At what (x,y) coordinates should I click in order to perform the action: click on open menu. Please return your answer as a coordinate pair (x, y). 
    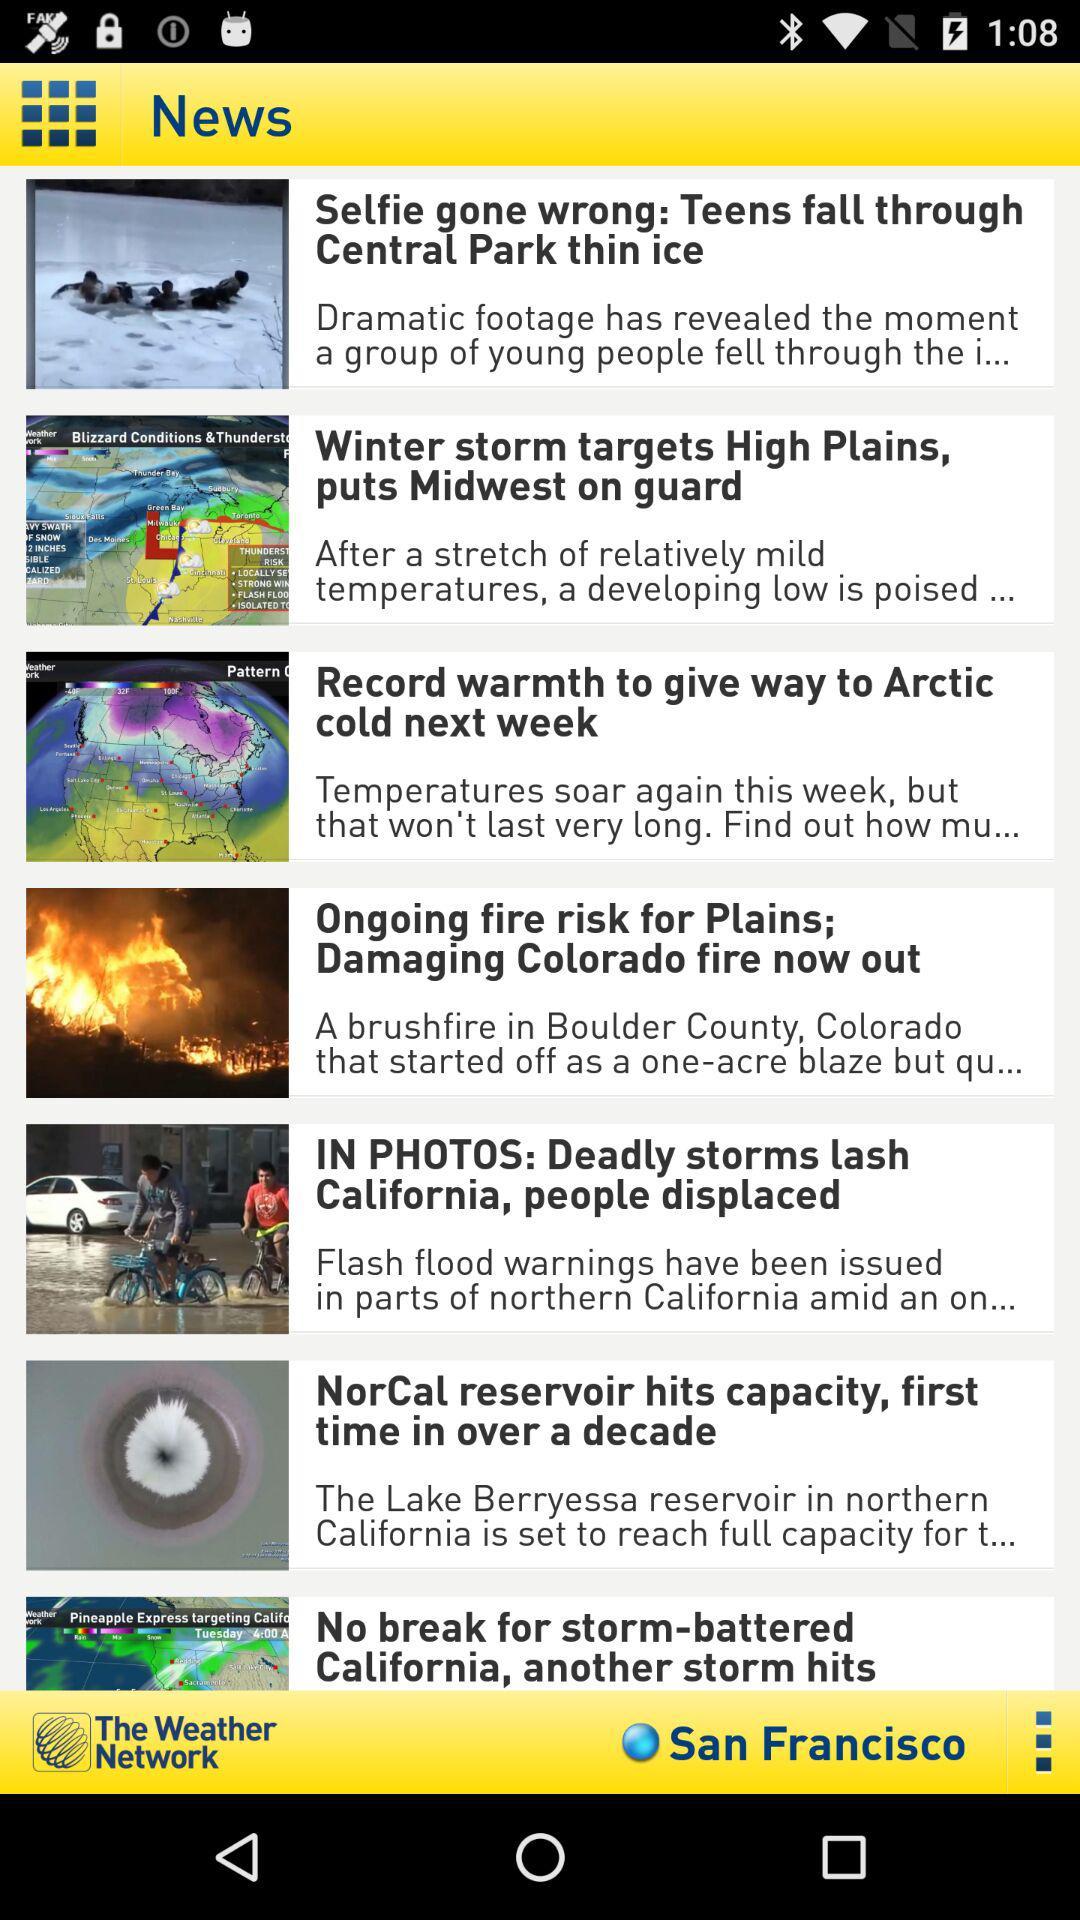
    Looking at the image, I should click on (59, 113).